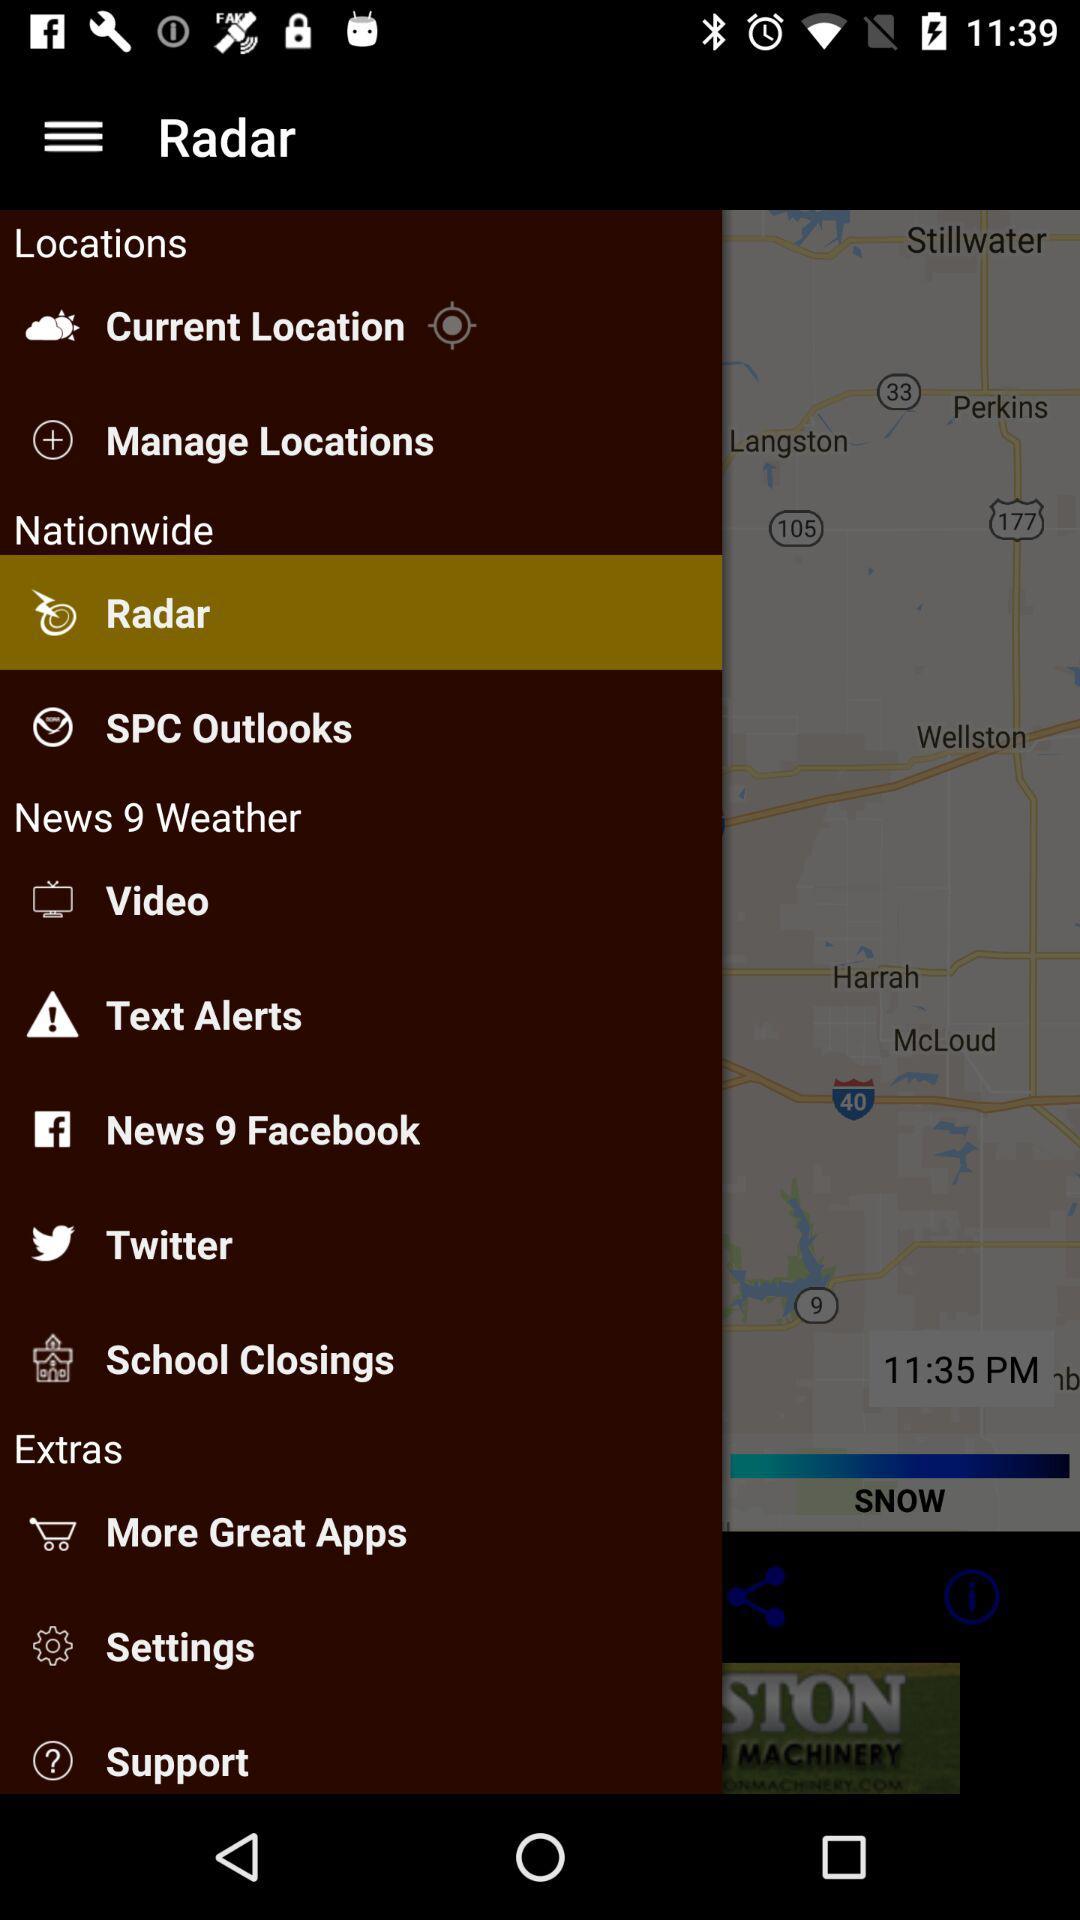 This screenshot has height=1920, width=1080. What do you see at coordinates (72, 135) in the screenshot?
I see `the menu icon` at bounding box center [72, 135].